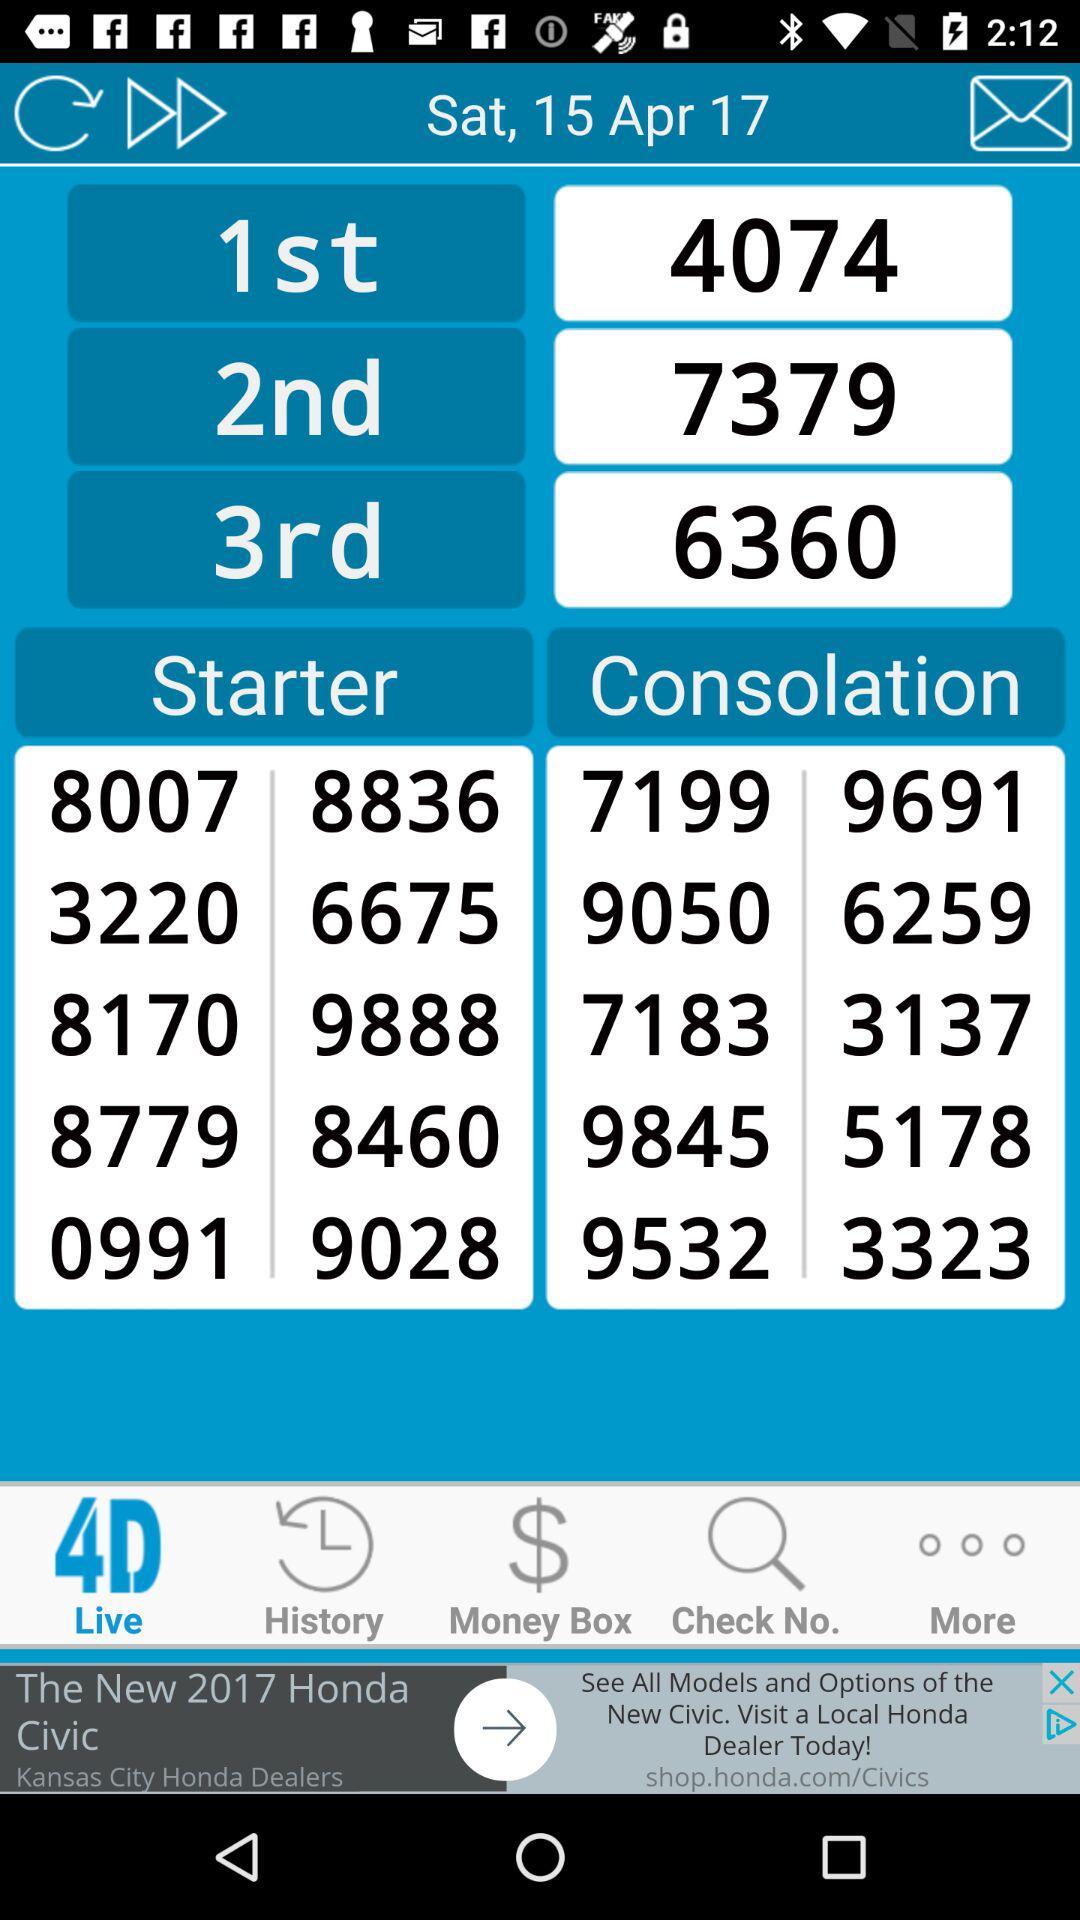 The height and width of the screenshot is (1920, 1080). Describe the element at coordinates (175, 112) in the screenshot. I see `the av_forward icon` at that location.